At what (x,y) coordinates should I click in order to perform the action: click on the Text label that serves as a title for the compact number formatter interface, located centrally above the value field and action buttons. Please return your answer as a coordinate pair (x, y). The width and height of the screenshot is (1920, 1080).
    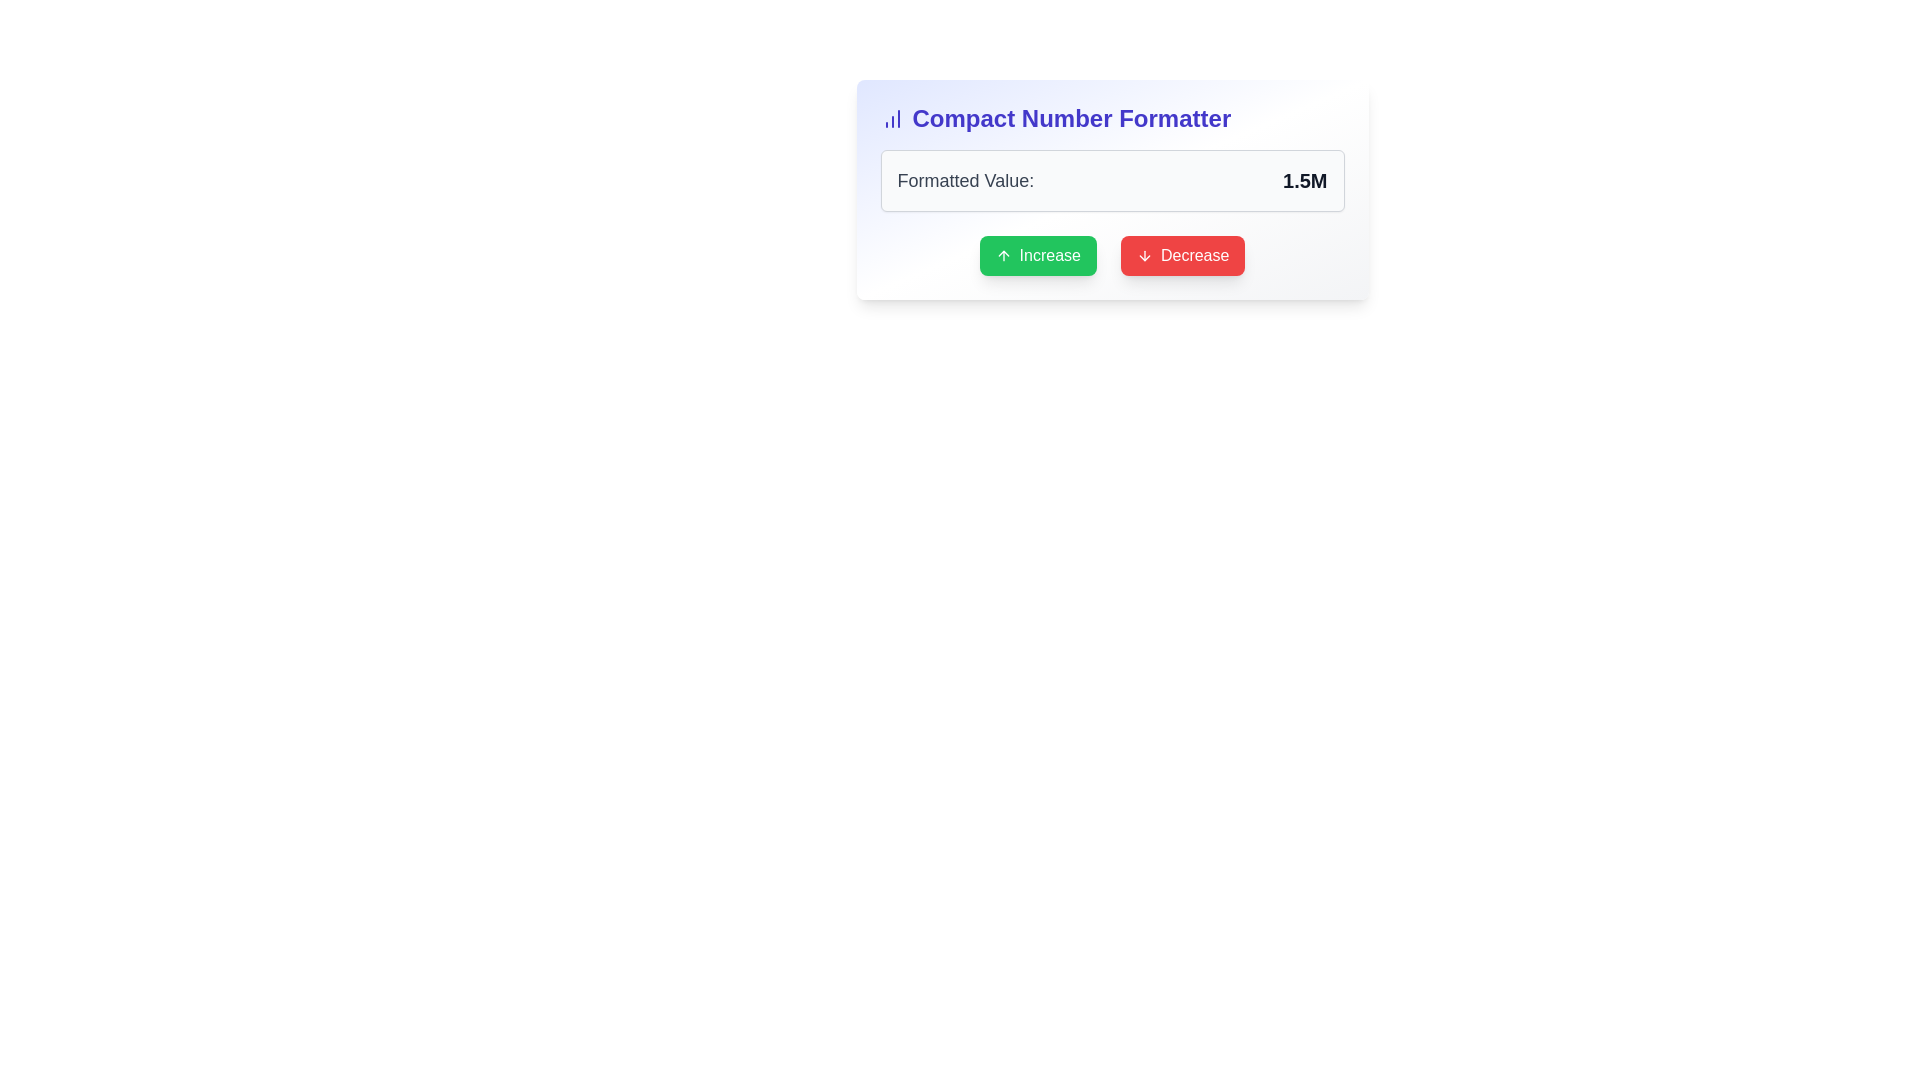
    Looking at the image, I should click on (1070, 119).